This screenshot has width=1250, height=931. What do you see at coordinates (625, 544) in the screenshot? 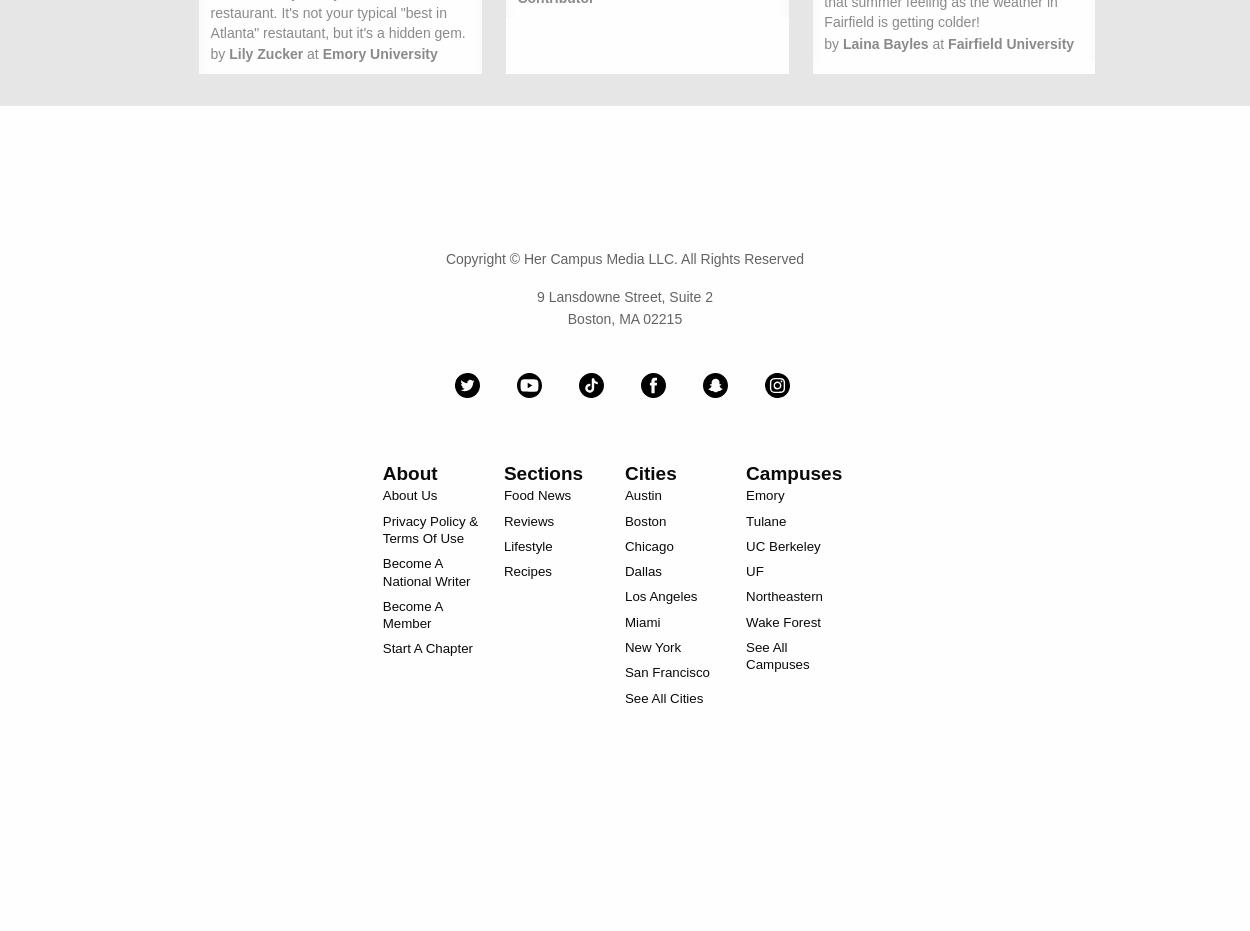
I see `'Chicago'` at bounding box center [625, 544].